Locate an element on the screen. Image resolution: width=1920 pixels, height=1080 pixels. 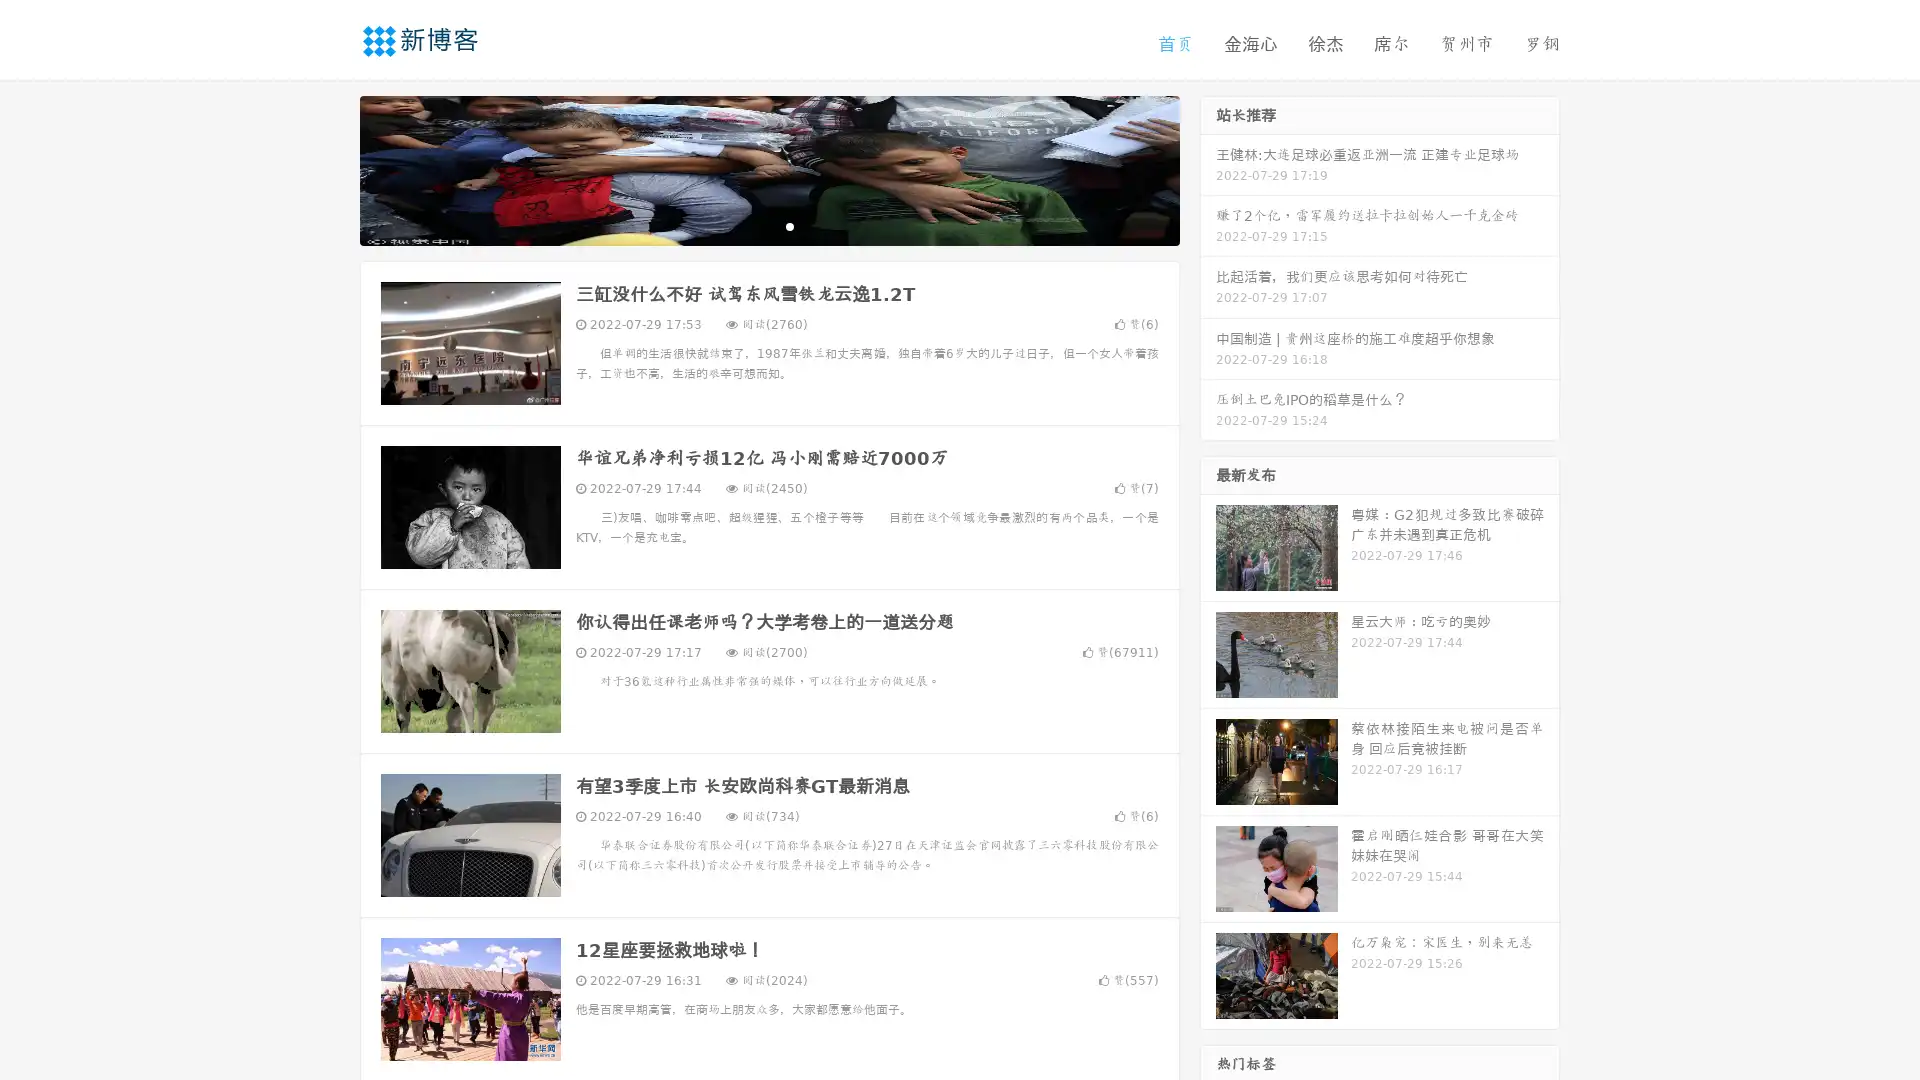
Go to slide 2 is located at coordinates (768, 225).